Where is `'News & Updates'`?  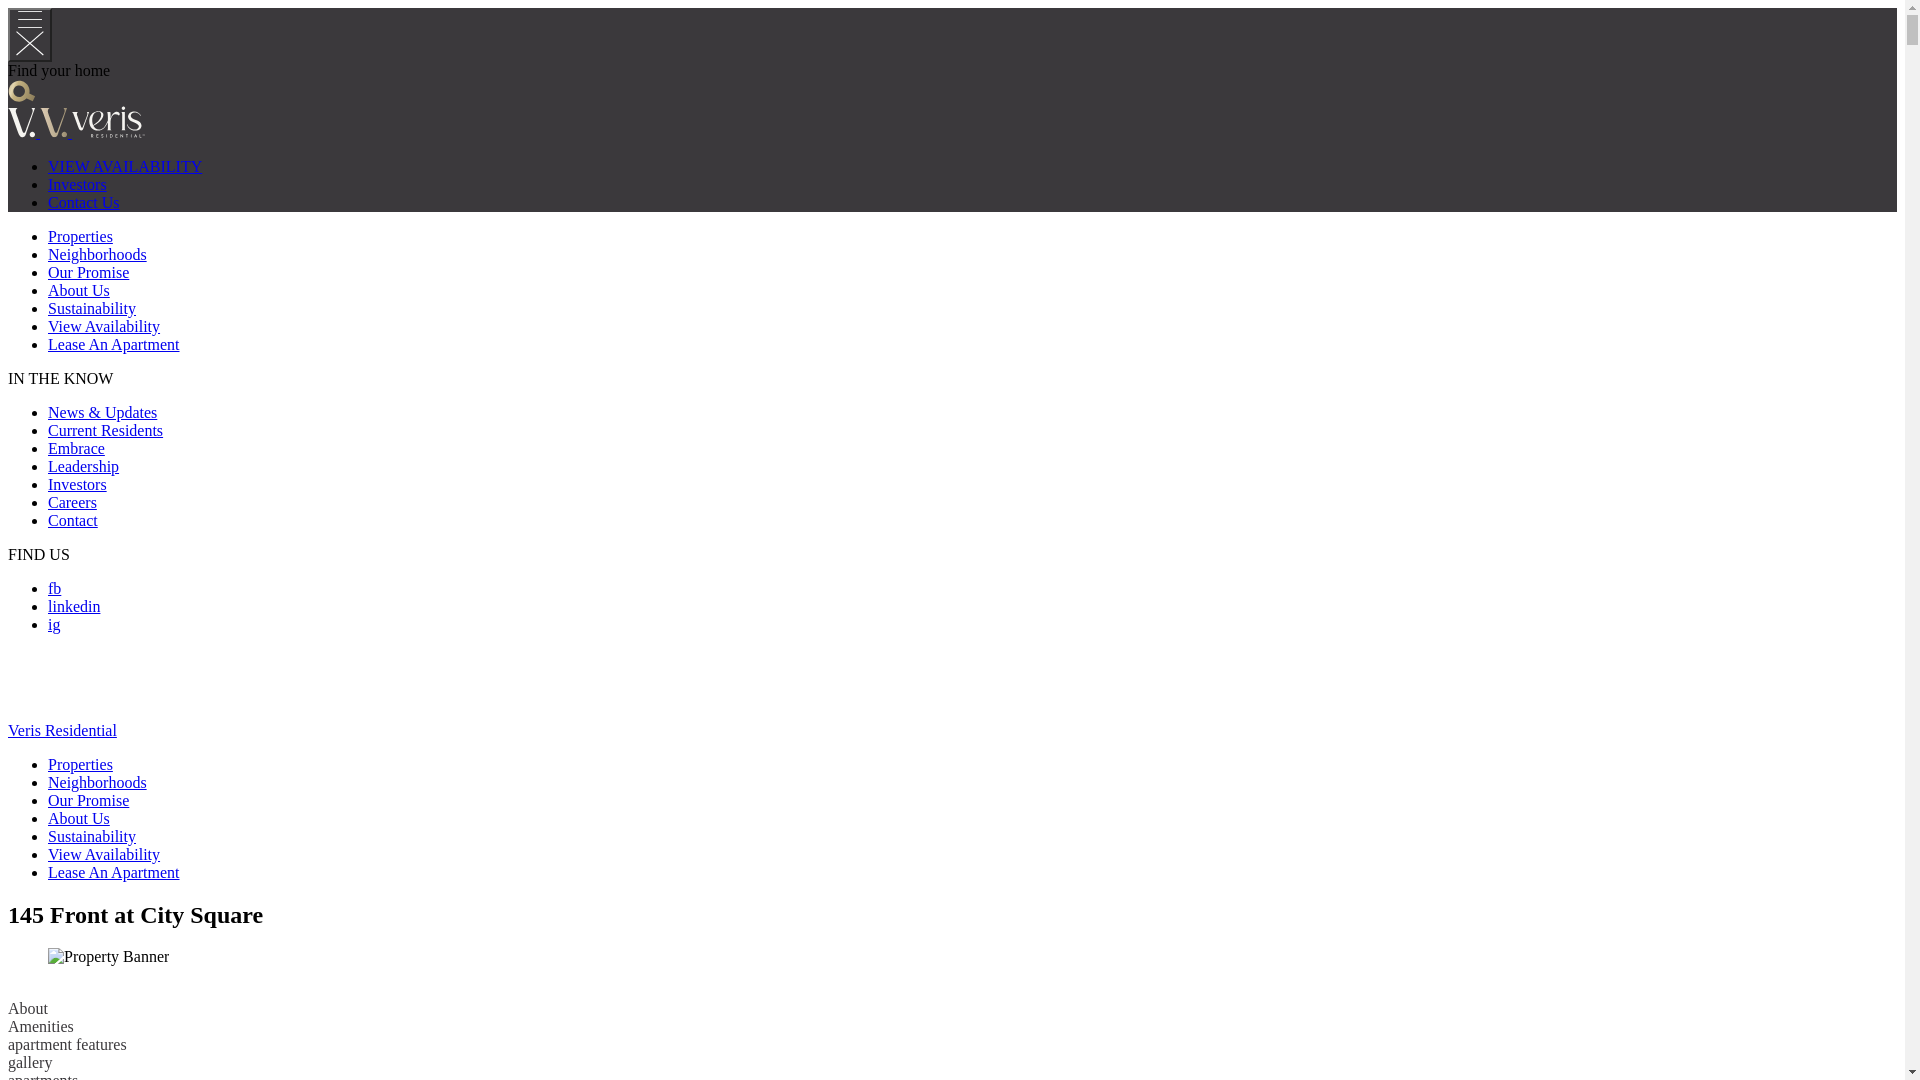
'News & Updates' is located at coordinates (101, 411).